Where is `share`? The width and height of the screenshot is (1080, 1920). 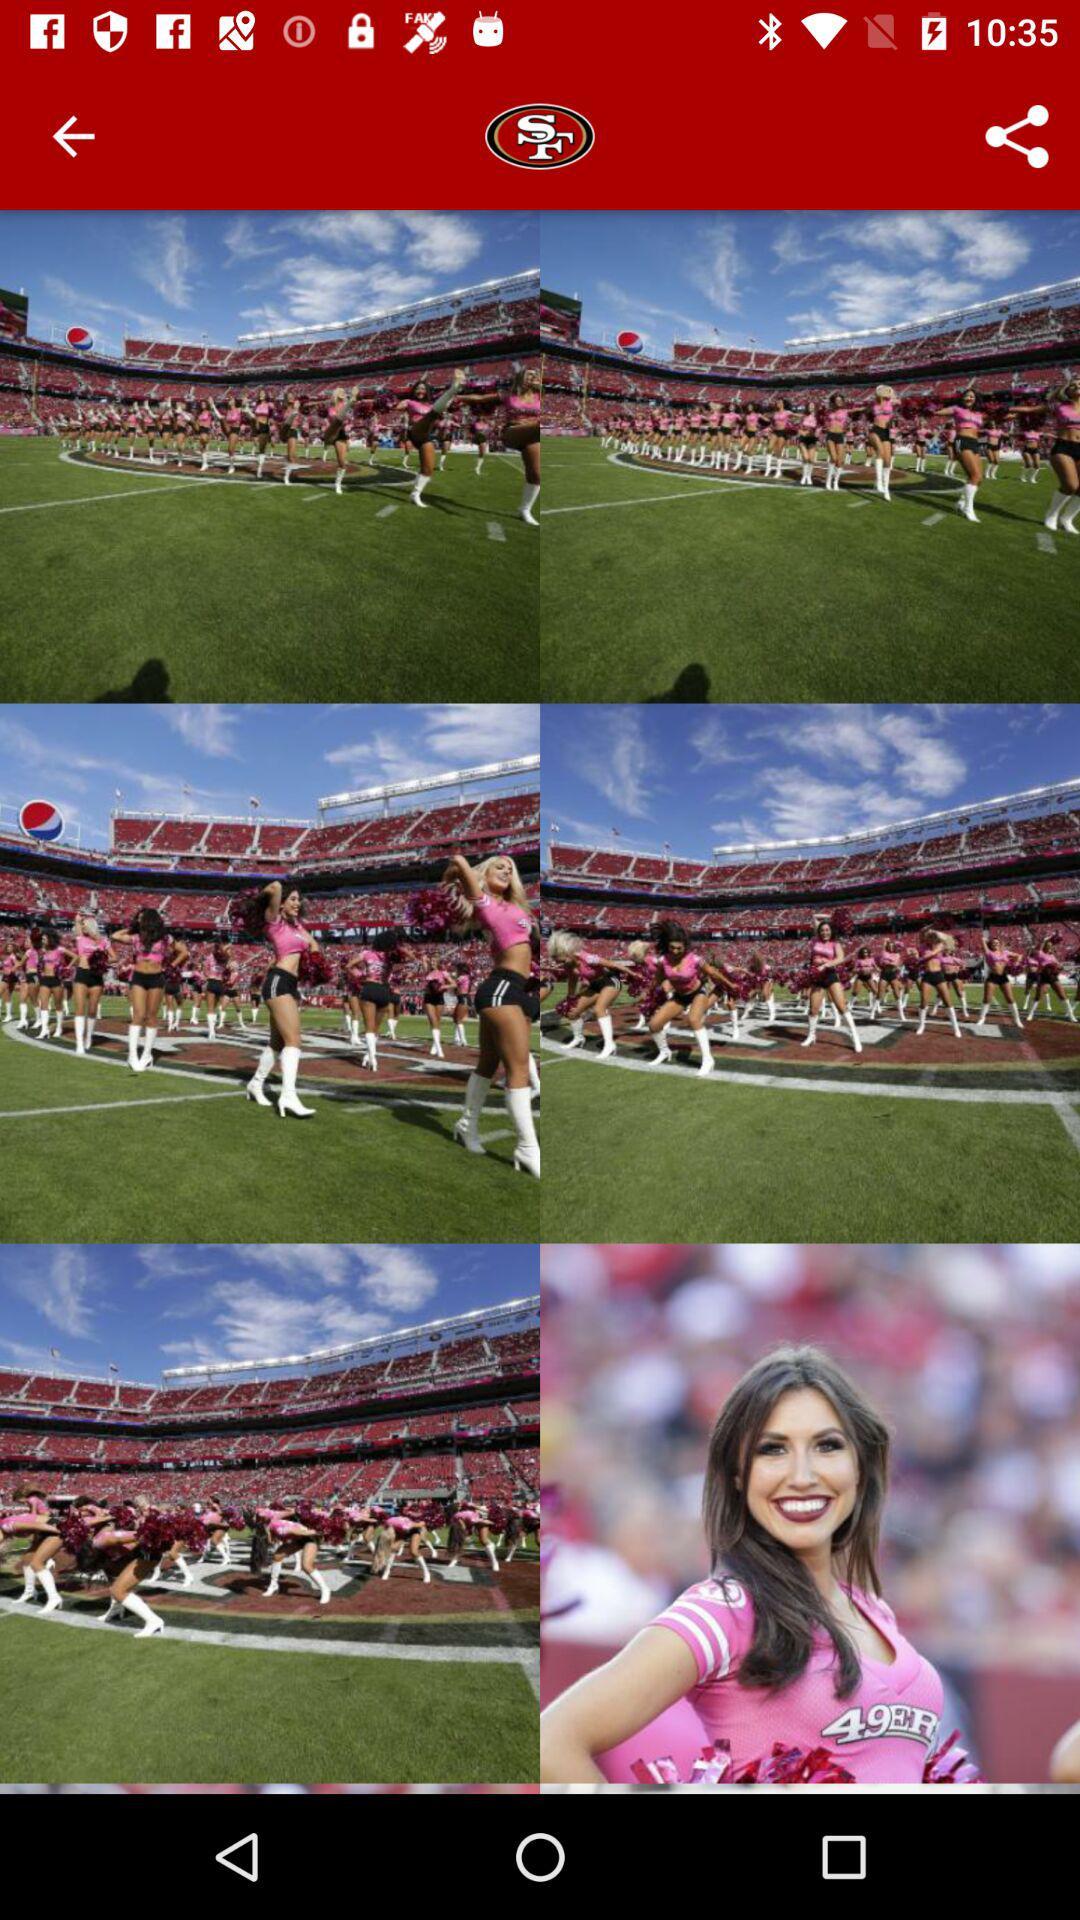
share is located at coordinates (1017, 136).